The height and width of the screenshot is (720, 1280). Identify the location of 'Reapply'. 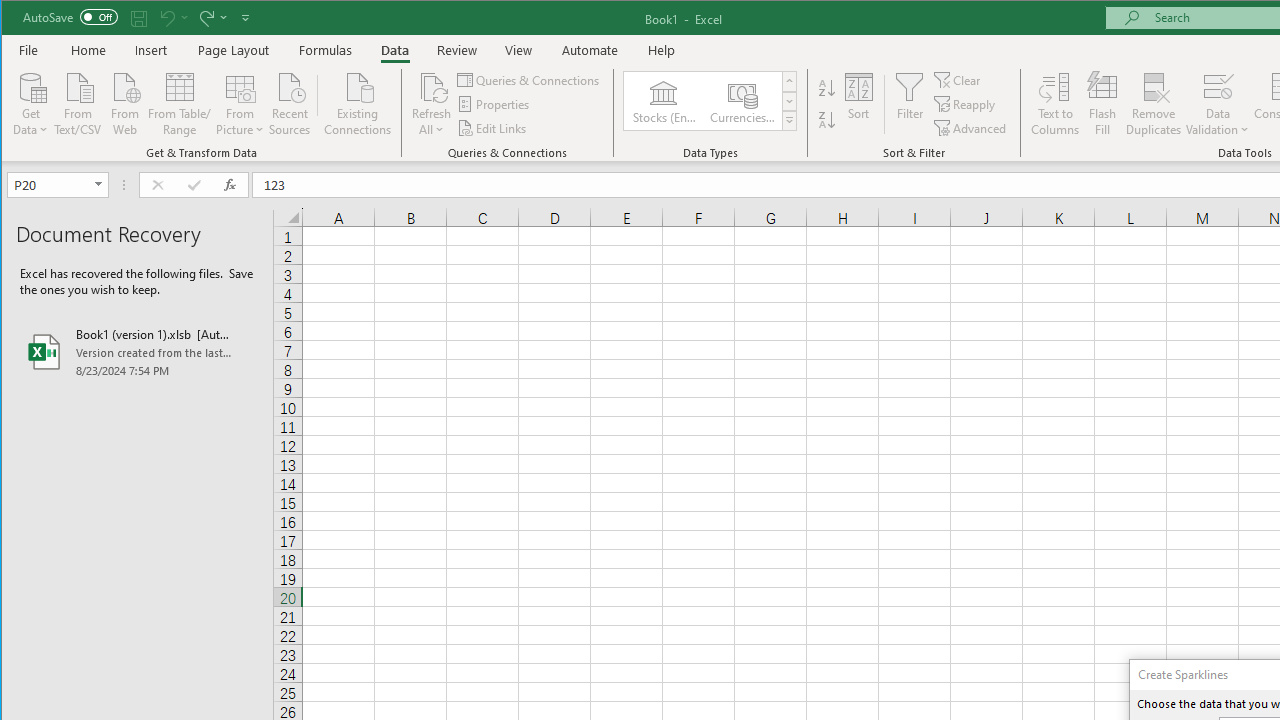
(966, 104).